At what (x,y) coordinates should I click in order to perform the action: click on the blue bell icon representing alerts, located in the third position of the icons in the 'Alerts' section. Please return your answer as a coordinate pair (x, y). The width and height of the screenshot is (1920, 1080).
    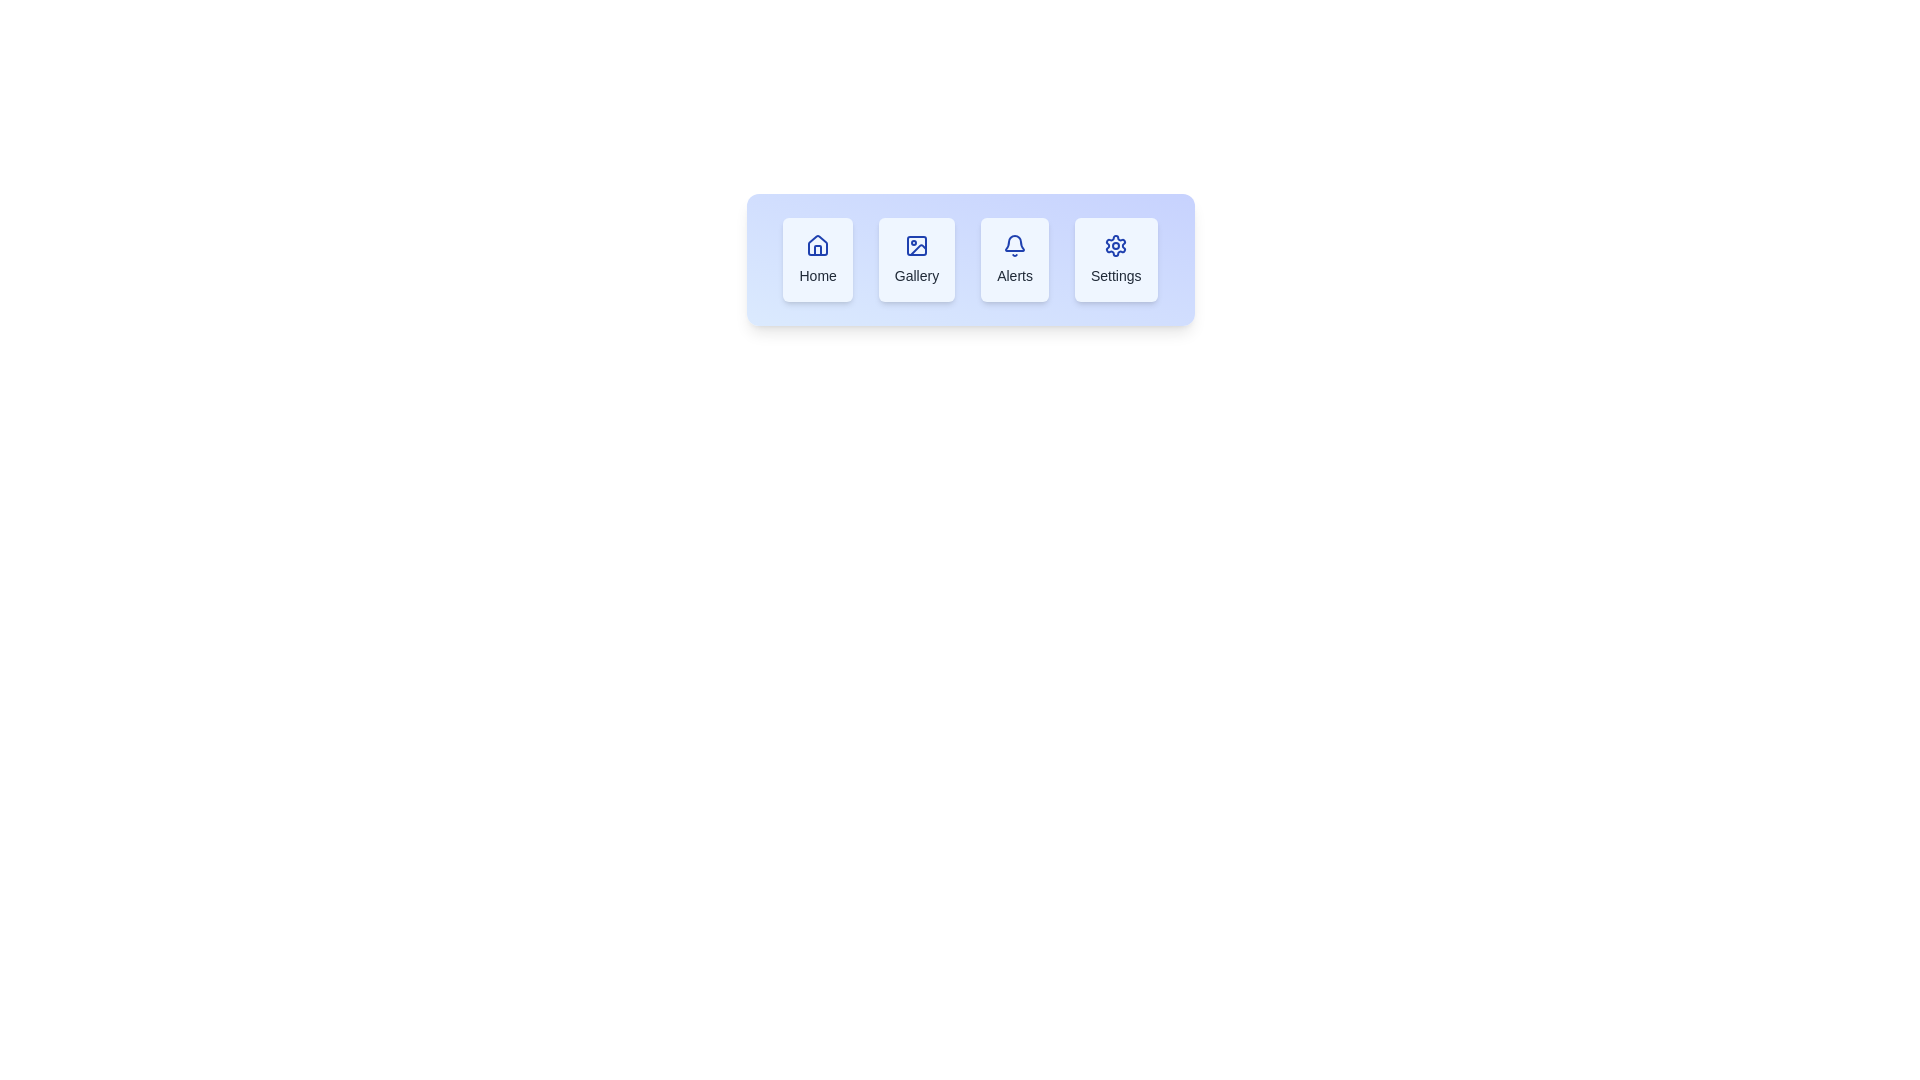
    Looking at the image, I should click on (1015, 242).